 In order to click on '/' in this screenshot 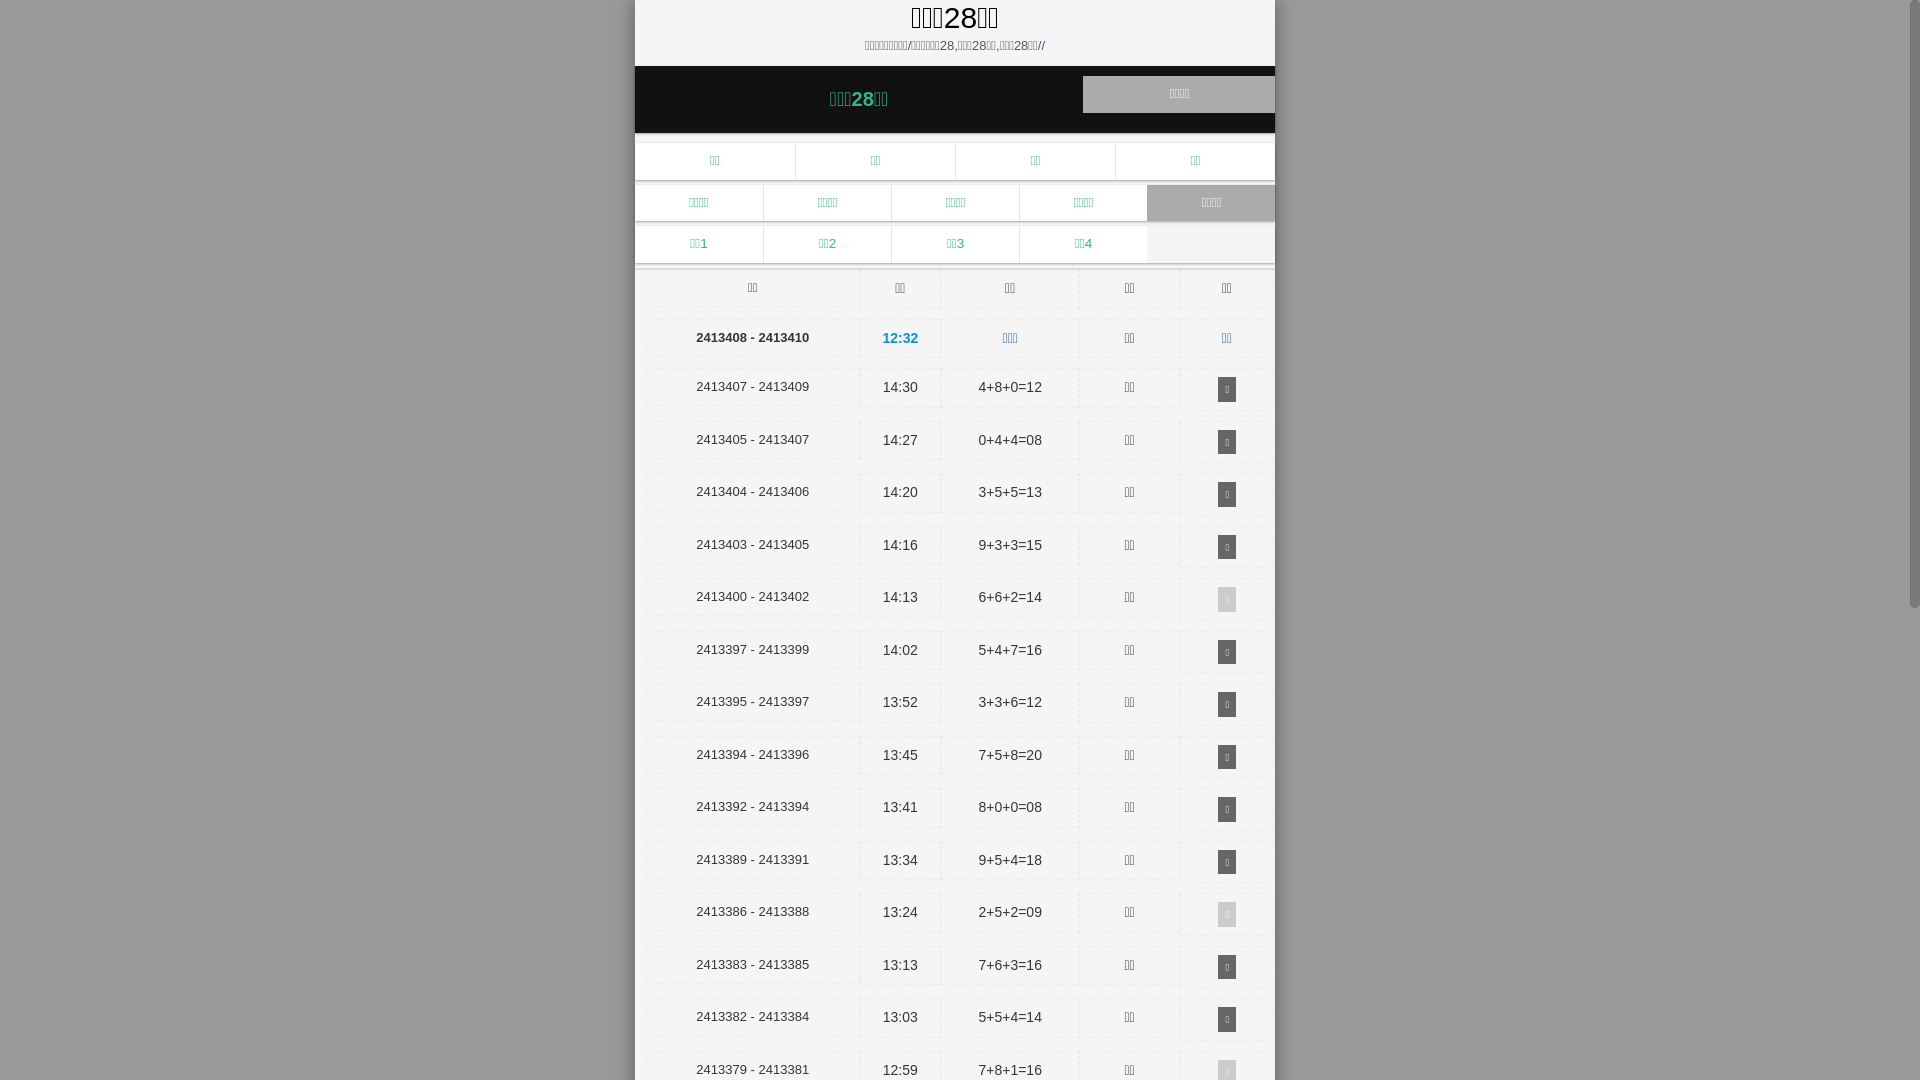, I will do `click(1041, 45)`.